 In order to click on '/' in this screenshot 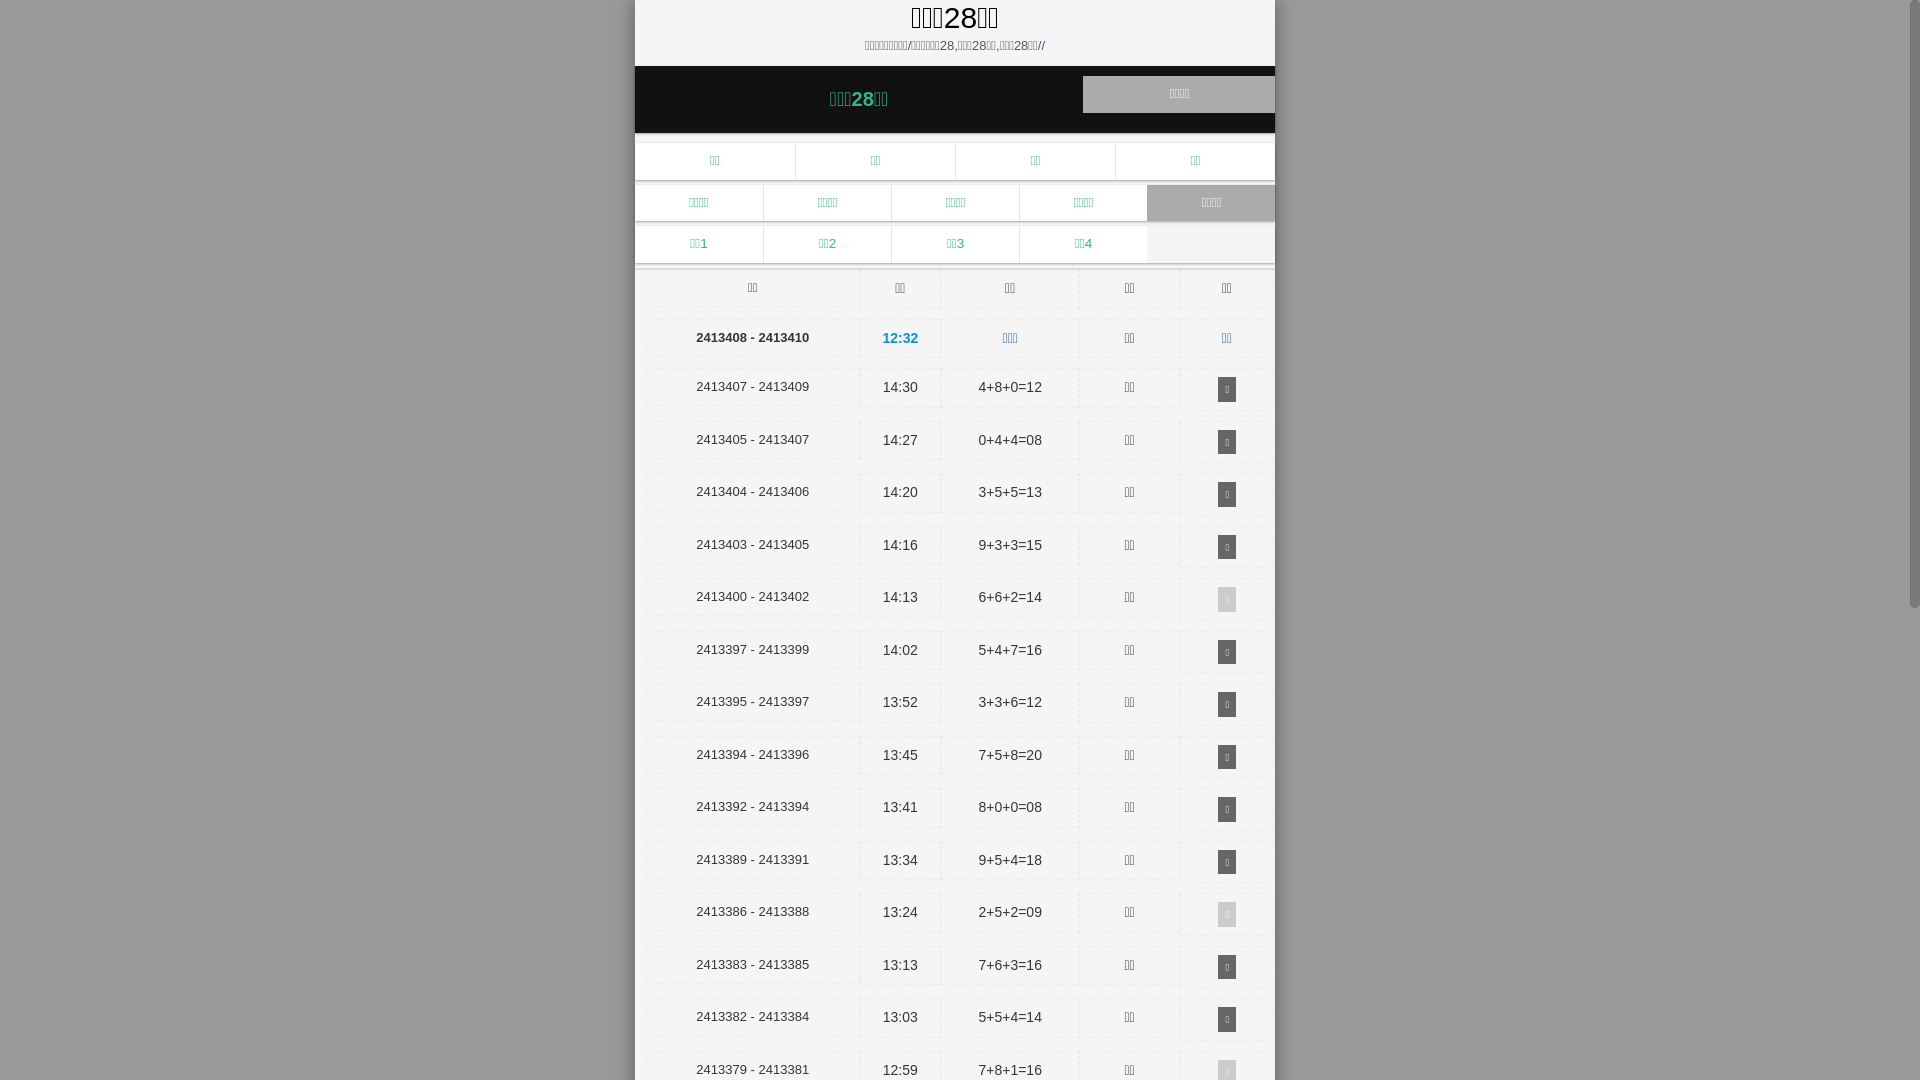, I will do `click(1041, 45)`.